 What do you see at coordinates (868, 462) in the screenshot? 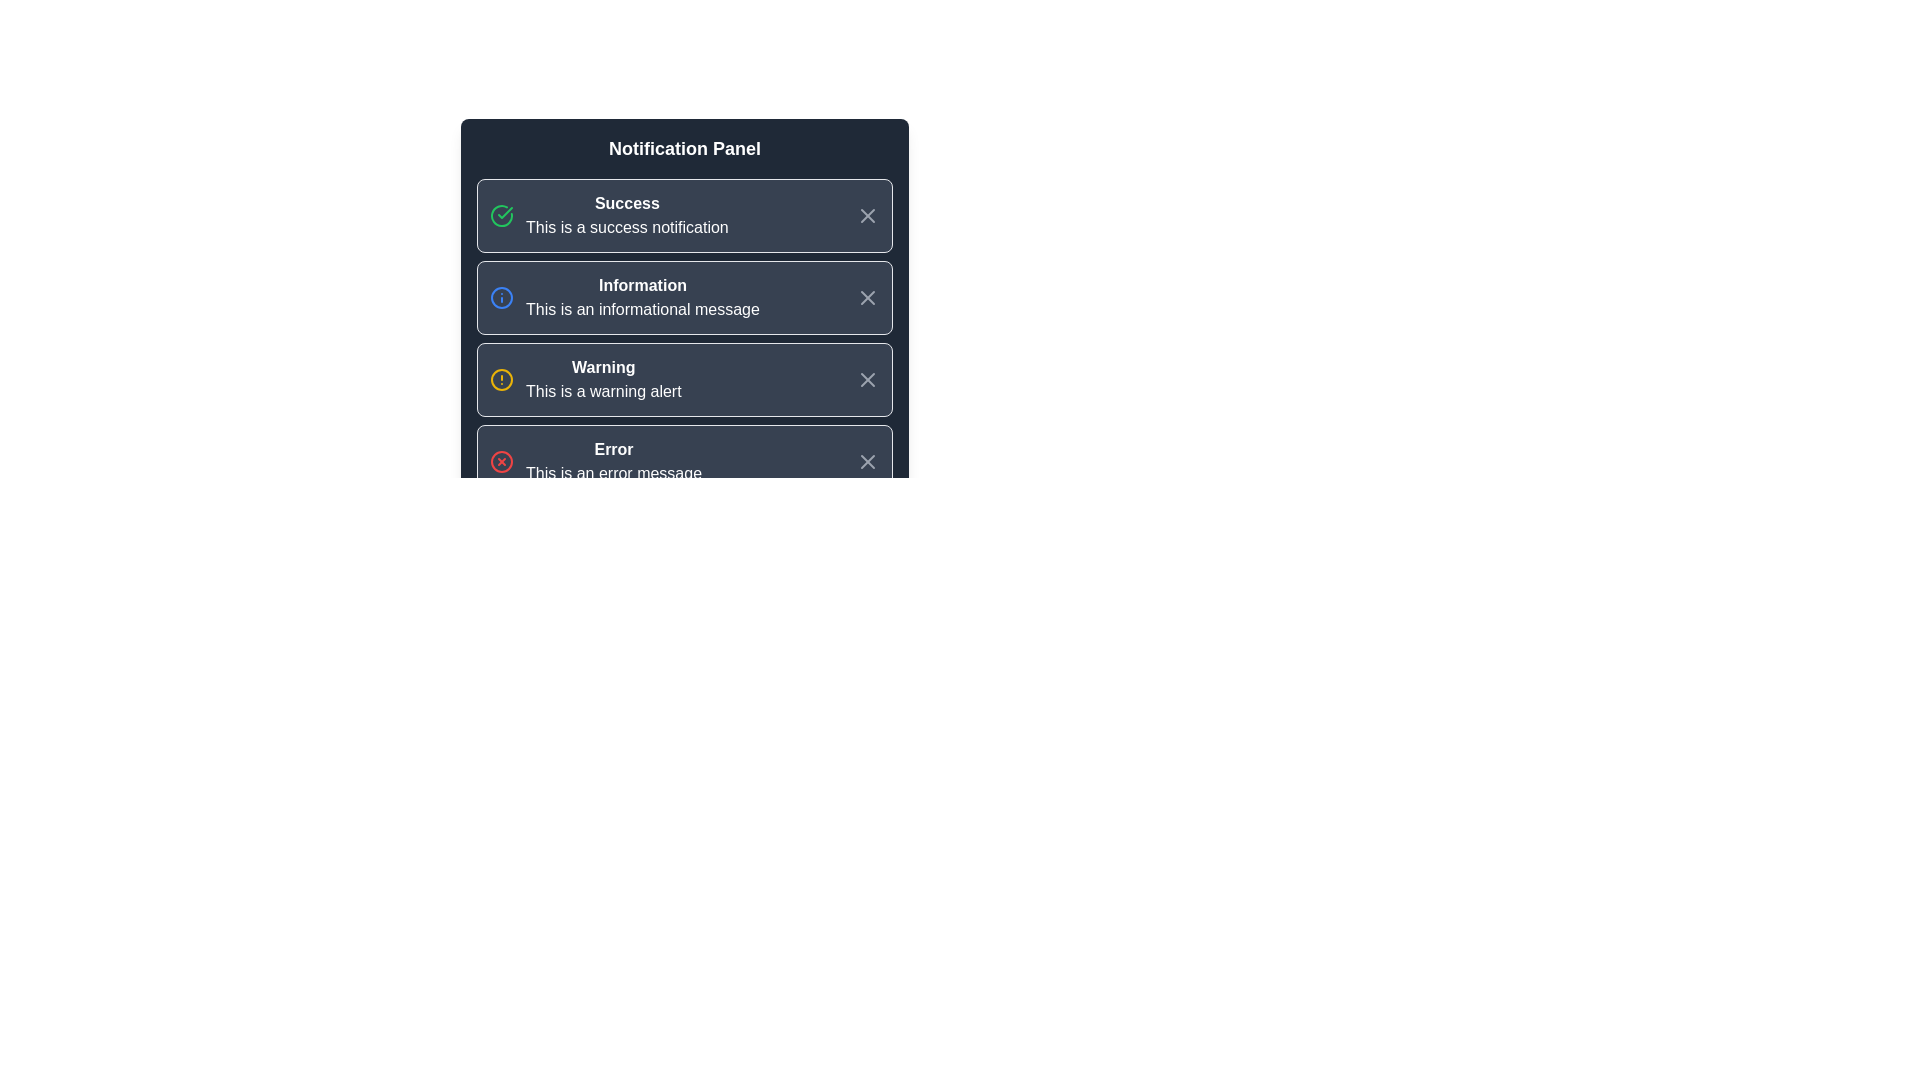
I see `the close button located at the far right end of the notification panel` at bounding box center [868, 462].